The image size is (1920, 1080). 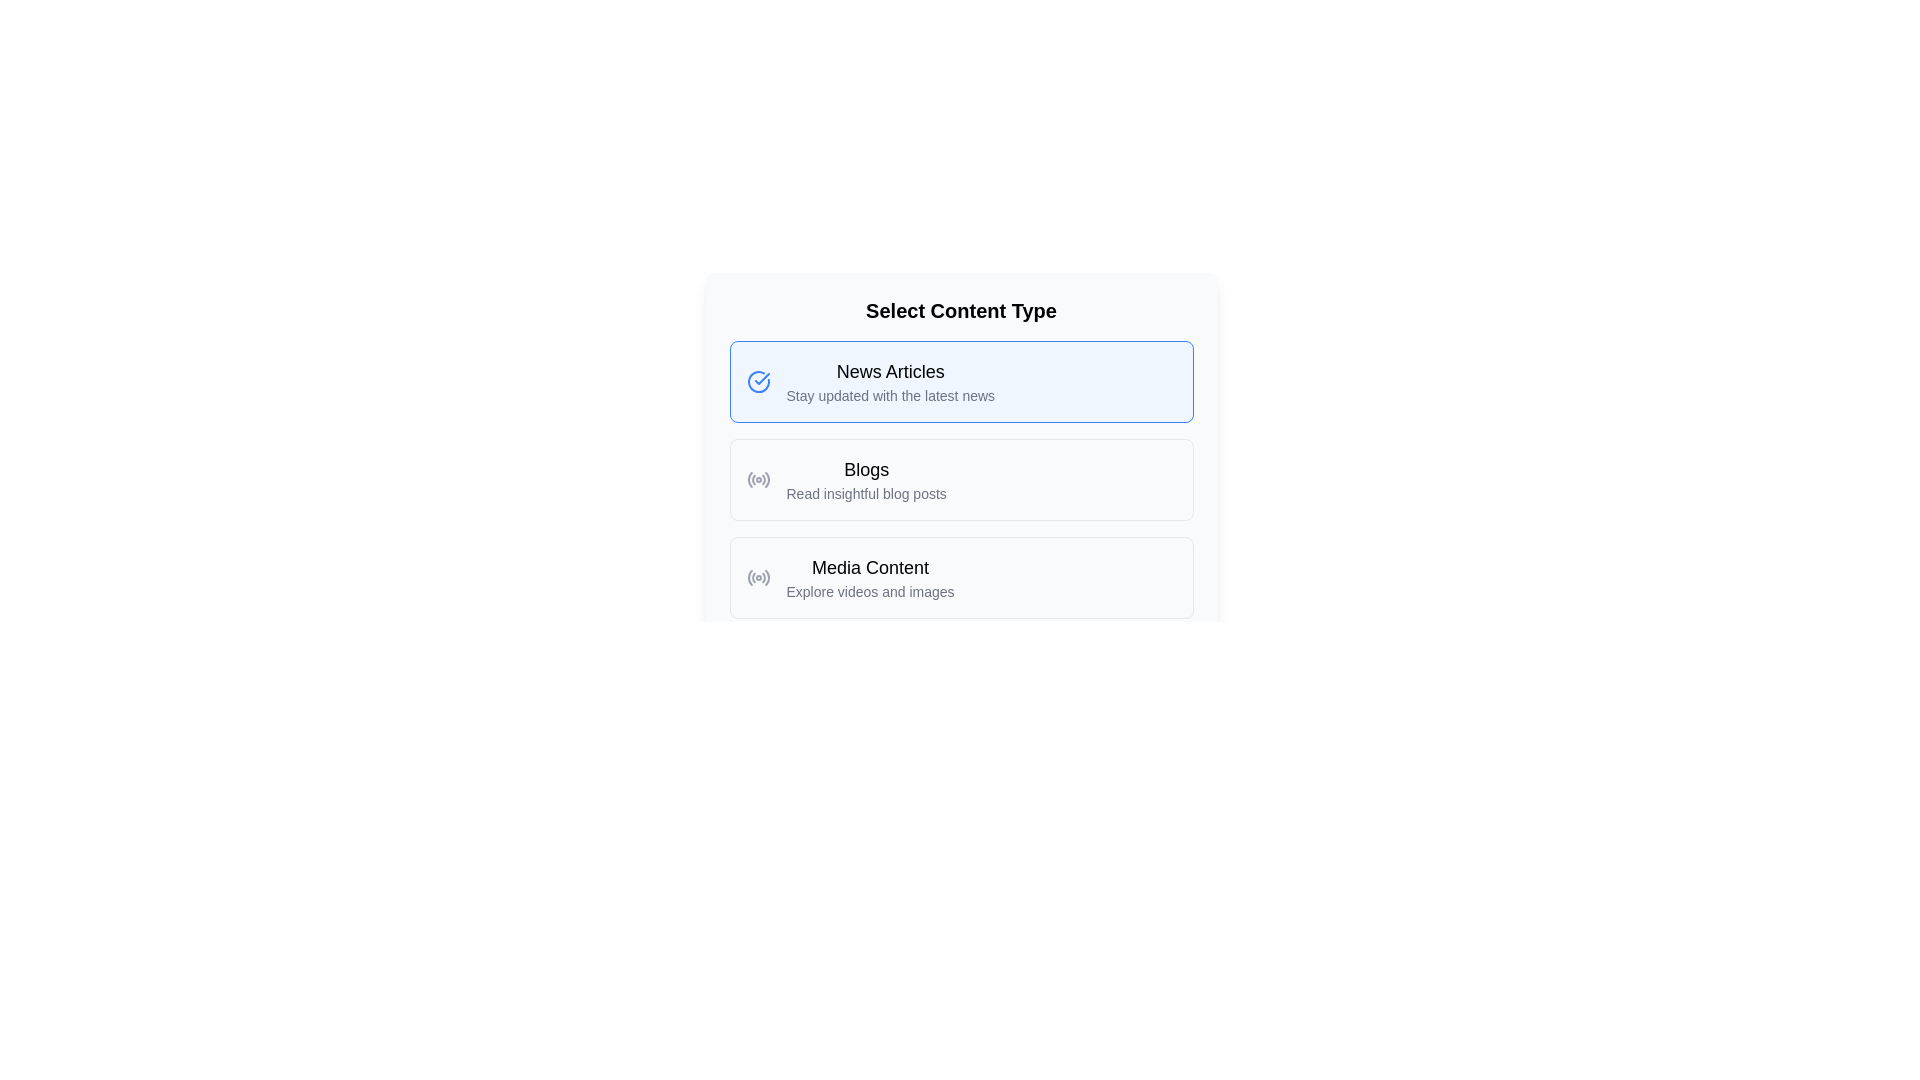 I want to click on the gray radio signal icon associated with the 'Media Content' label, so click(x=757, y=578).